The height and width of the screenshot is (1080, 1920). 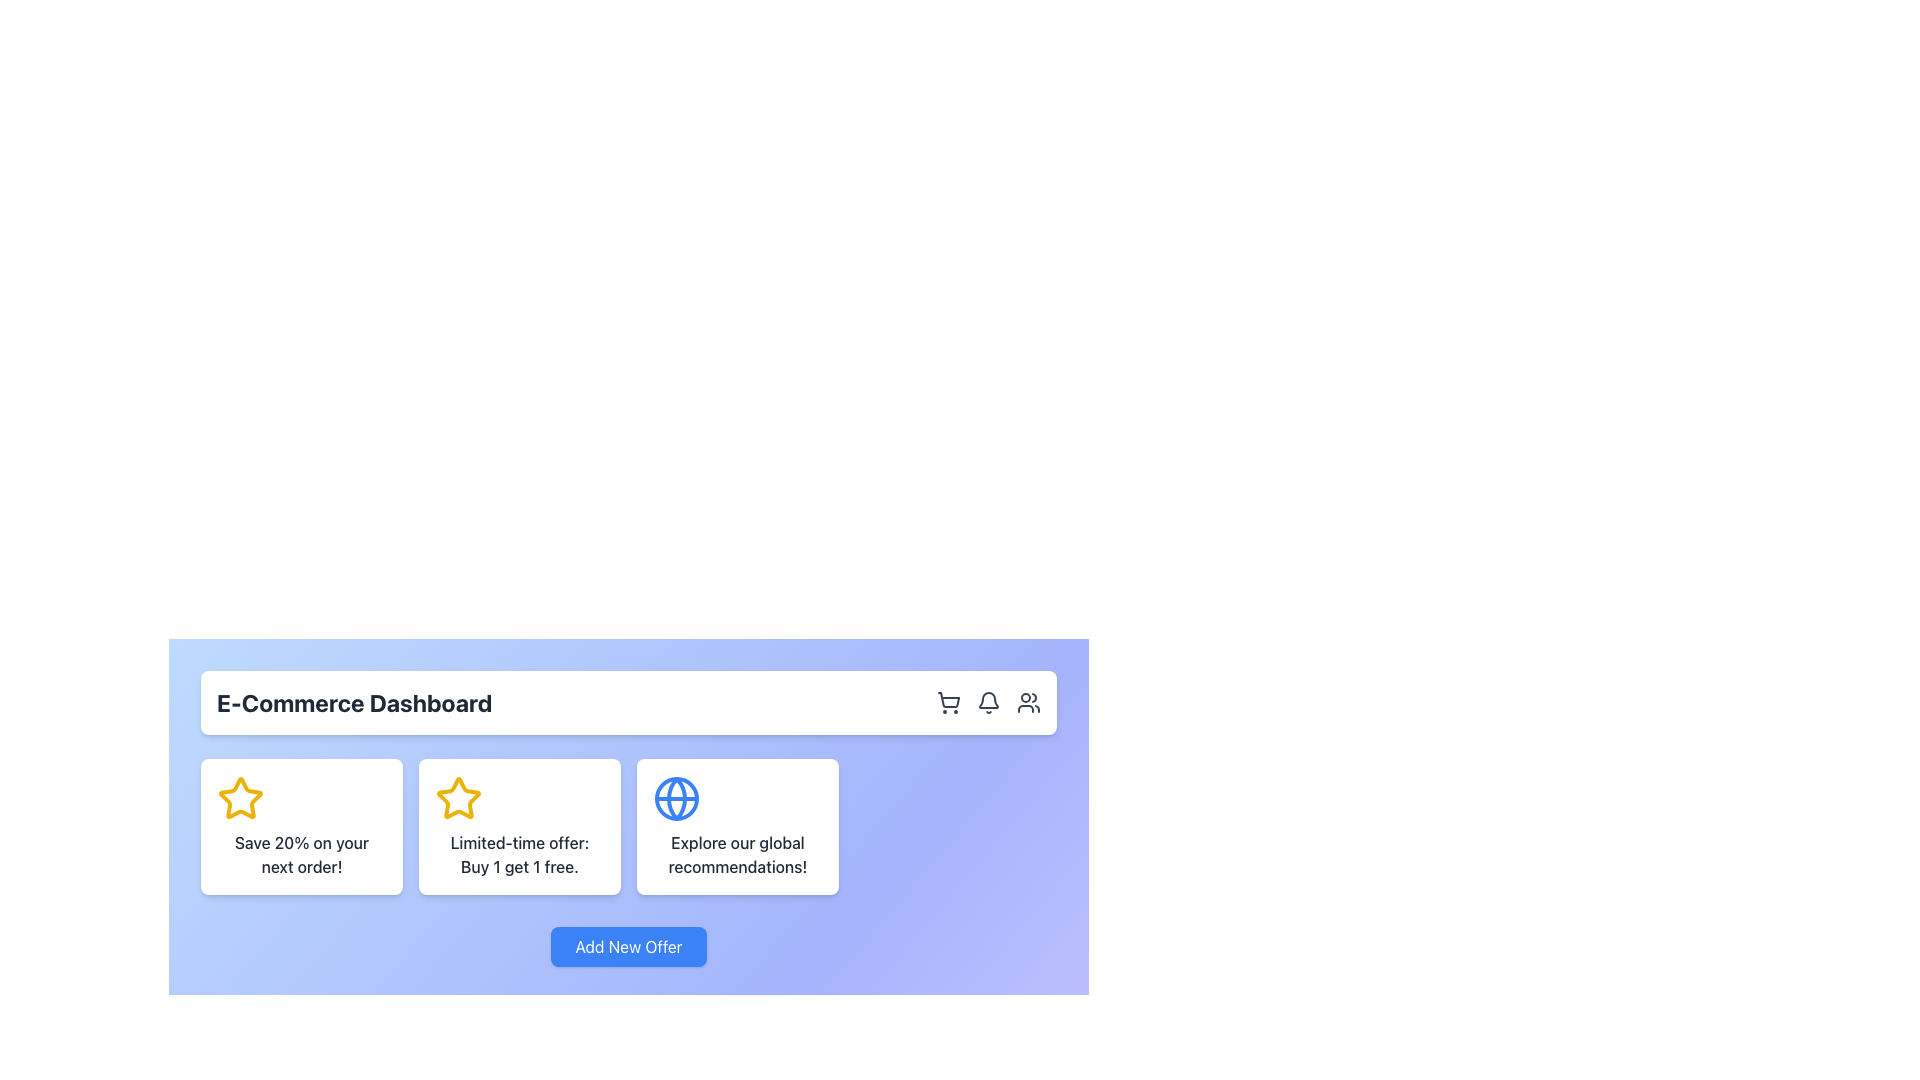 I want to click on text label displaying 'Explore our global recommendations!' located below the blue globe icon in the bottom right card of the interface, so click(x=737, y=855).